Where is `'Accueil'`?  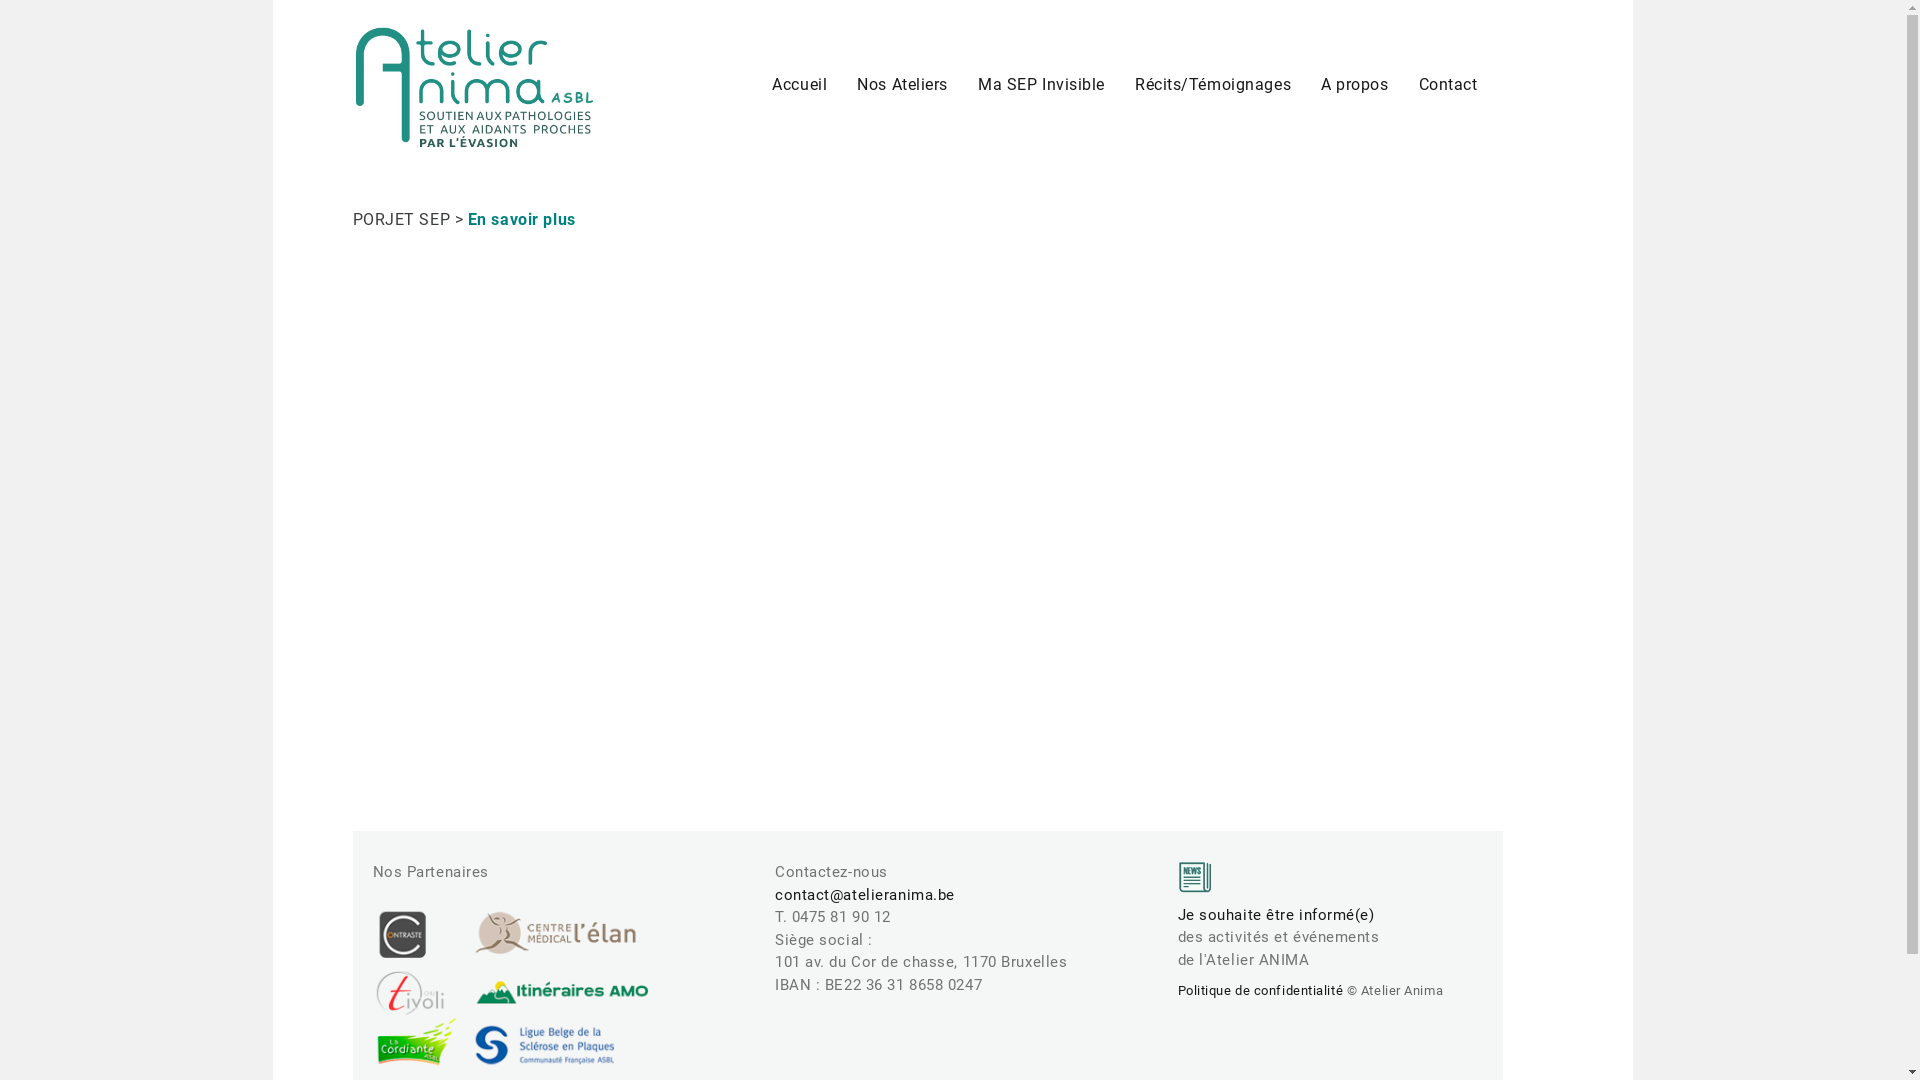 'Accueil' is located at coordinates (798, 83).